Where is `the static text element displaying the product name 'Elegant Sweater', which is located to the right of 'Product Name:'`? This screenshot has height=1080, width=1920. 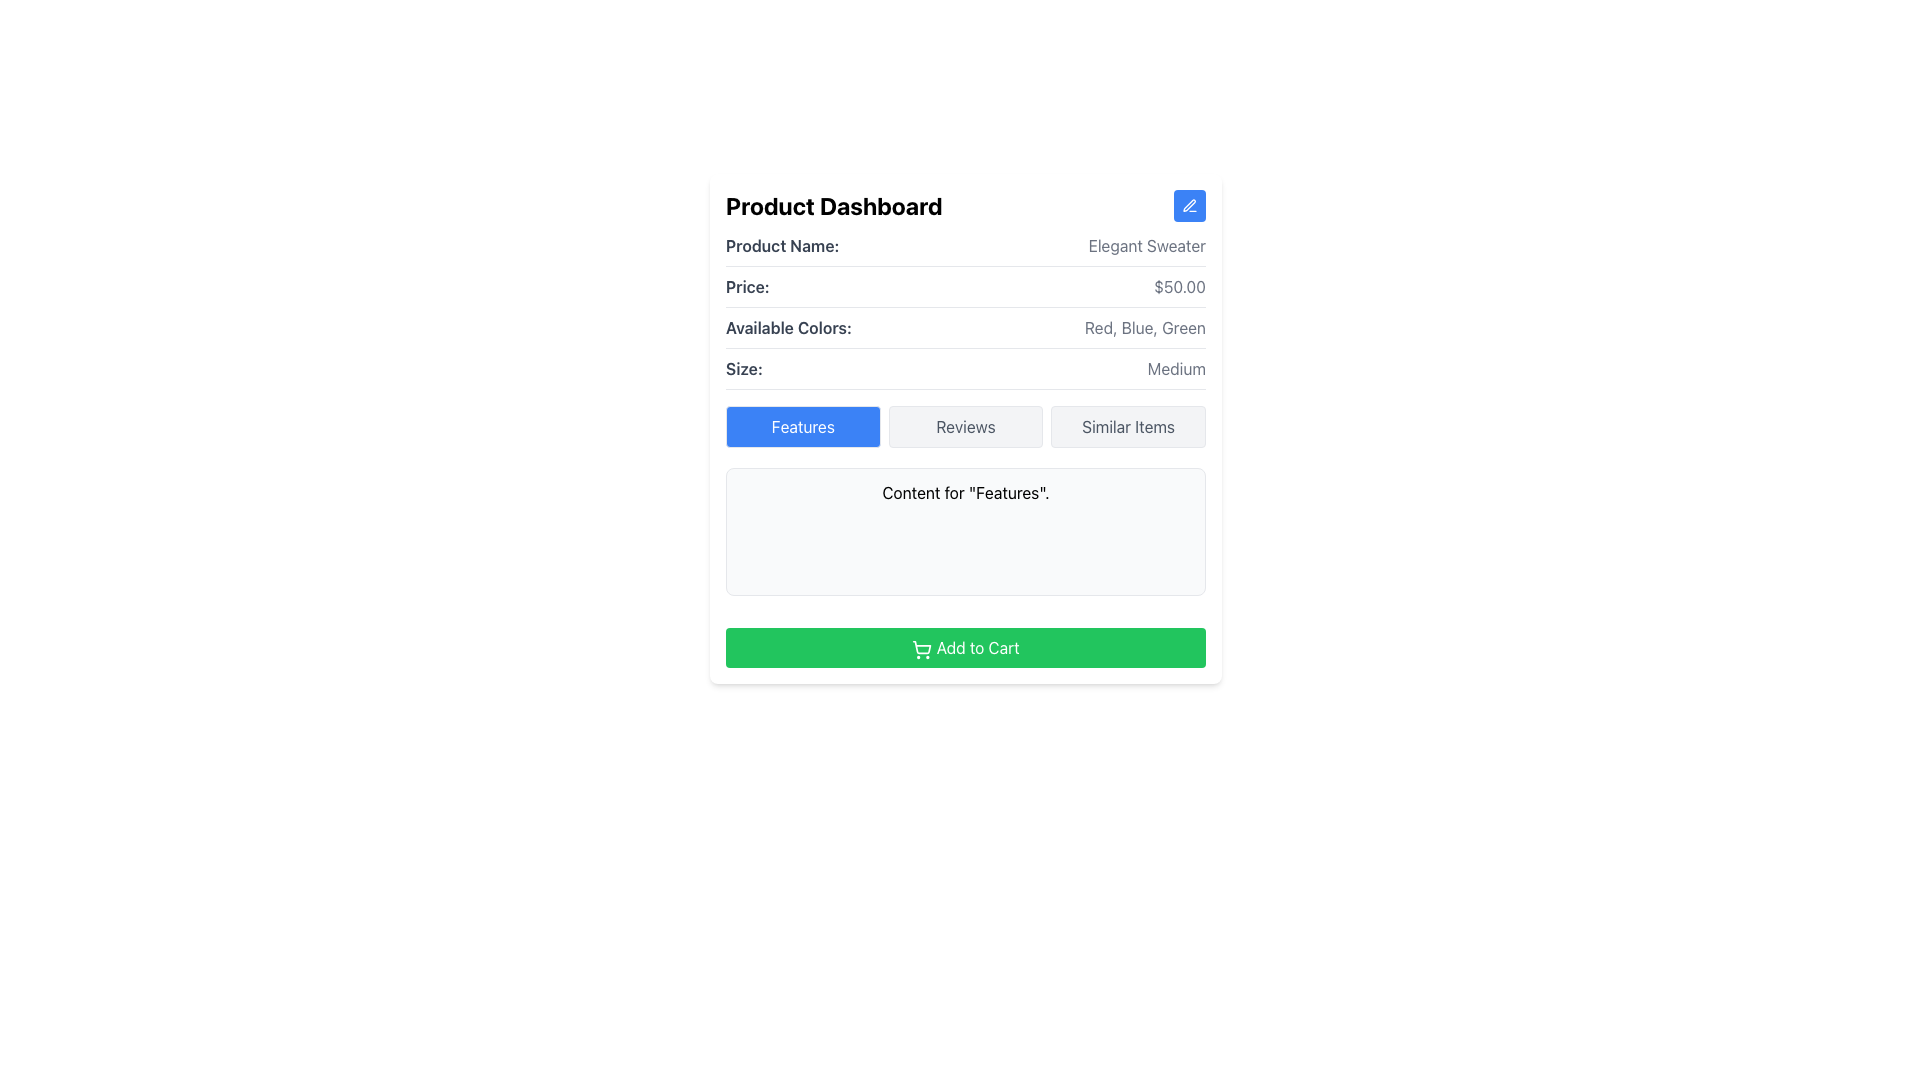 the static text element displaying the product name 'Elegant Sweater', which is located to the right of 'Product Name:' is located at coordinates (1147, 245).